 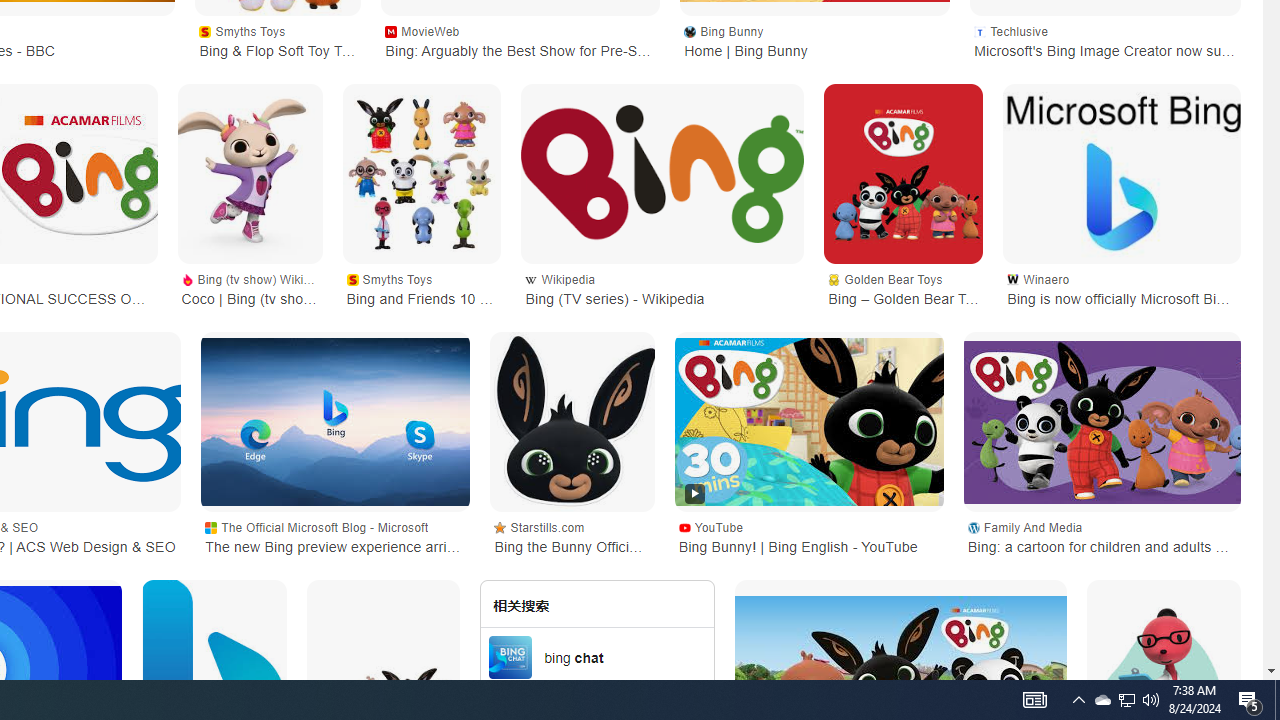 What do you see at coordinates (809, 420) in the screenshot?
I see `'Bing Bunny! | Bing English - YouTube'` at bounding box center [809, 420].